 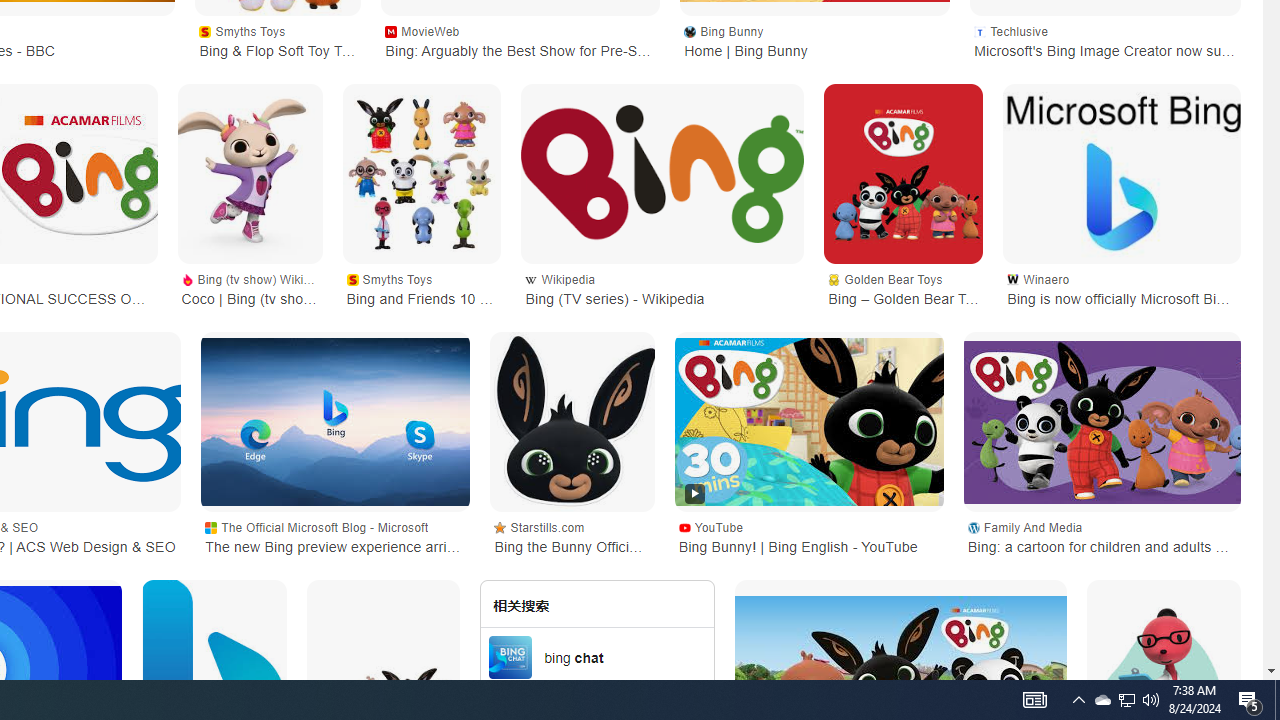 What do you see at coordinates (809, 420) in the screenshot?
I see `'Bing Bunny! | Bing English - YouTube'` at bounding box center [809, 420].